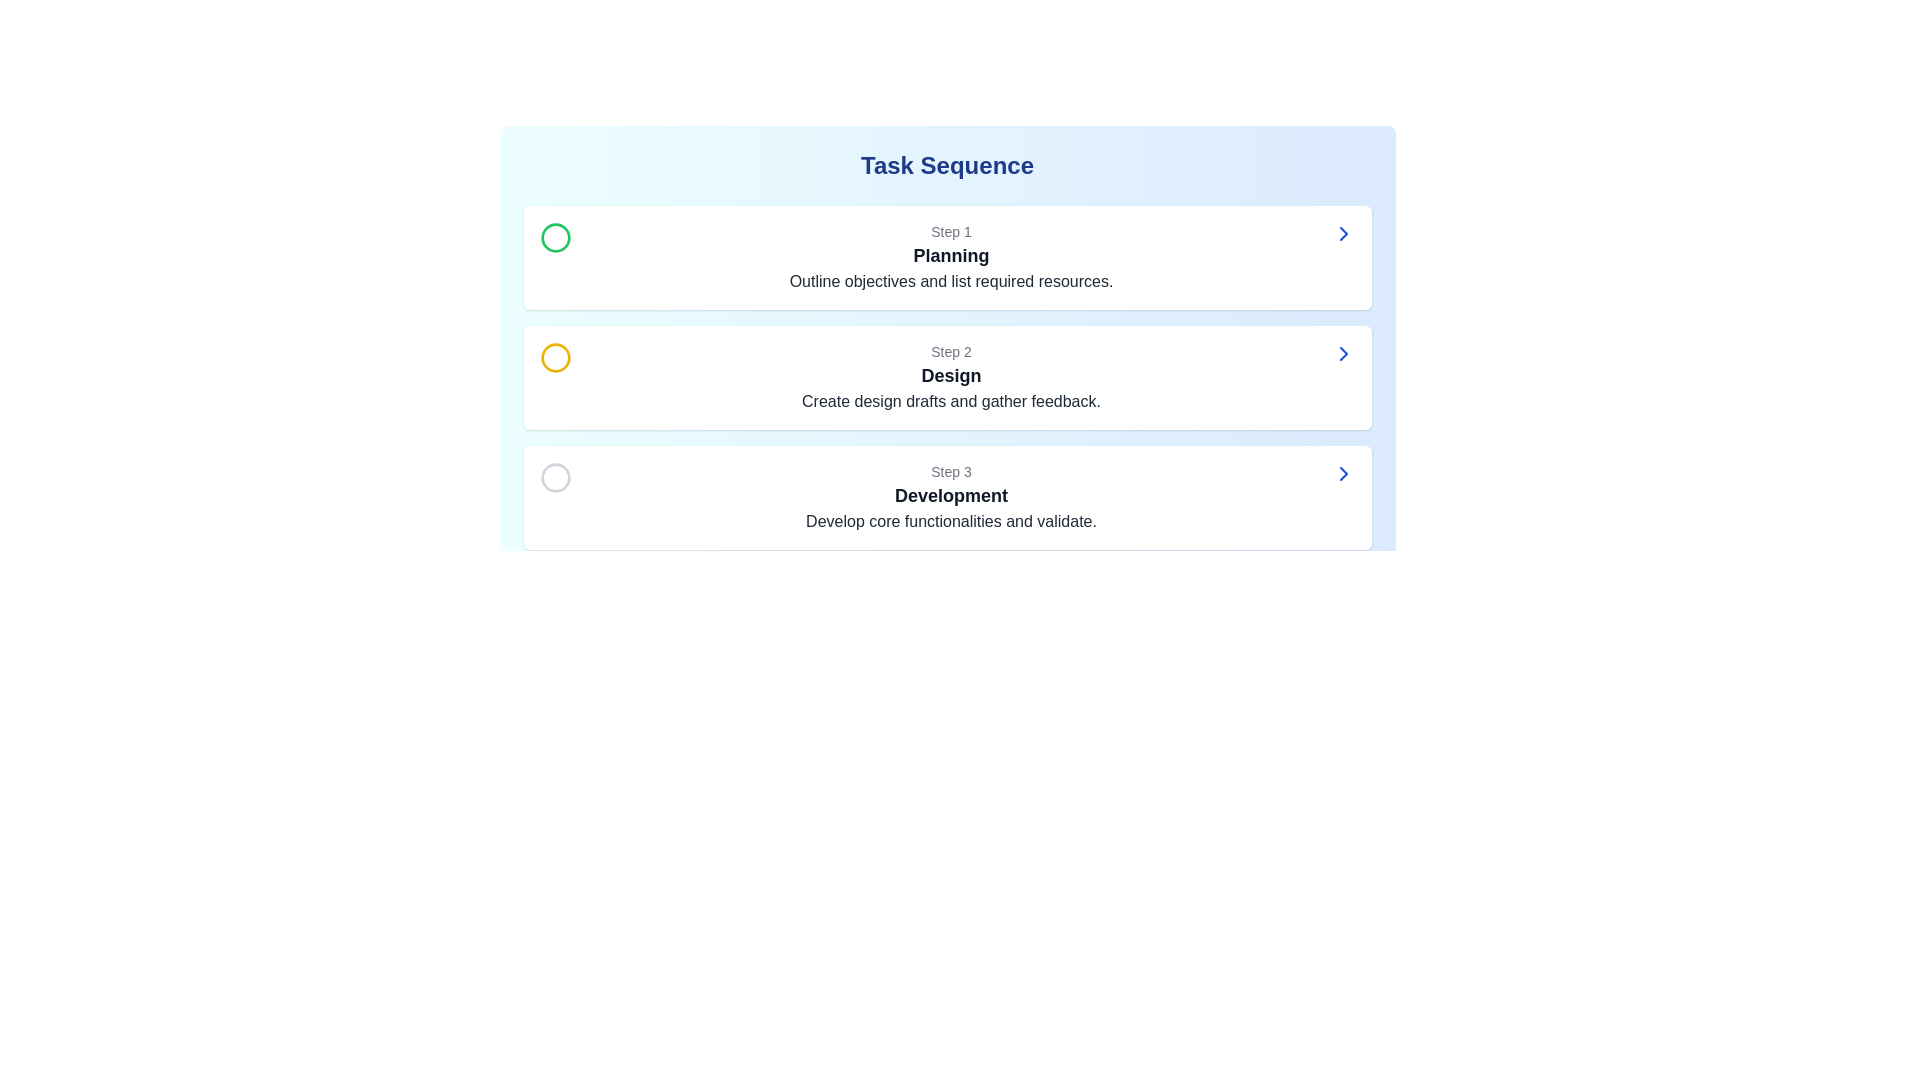 The image size is (1920, 1080). I want to click on the Circle icon that represents the third step in the sequence below the text 'Step 3 Development.', so click(555, 478).